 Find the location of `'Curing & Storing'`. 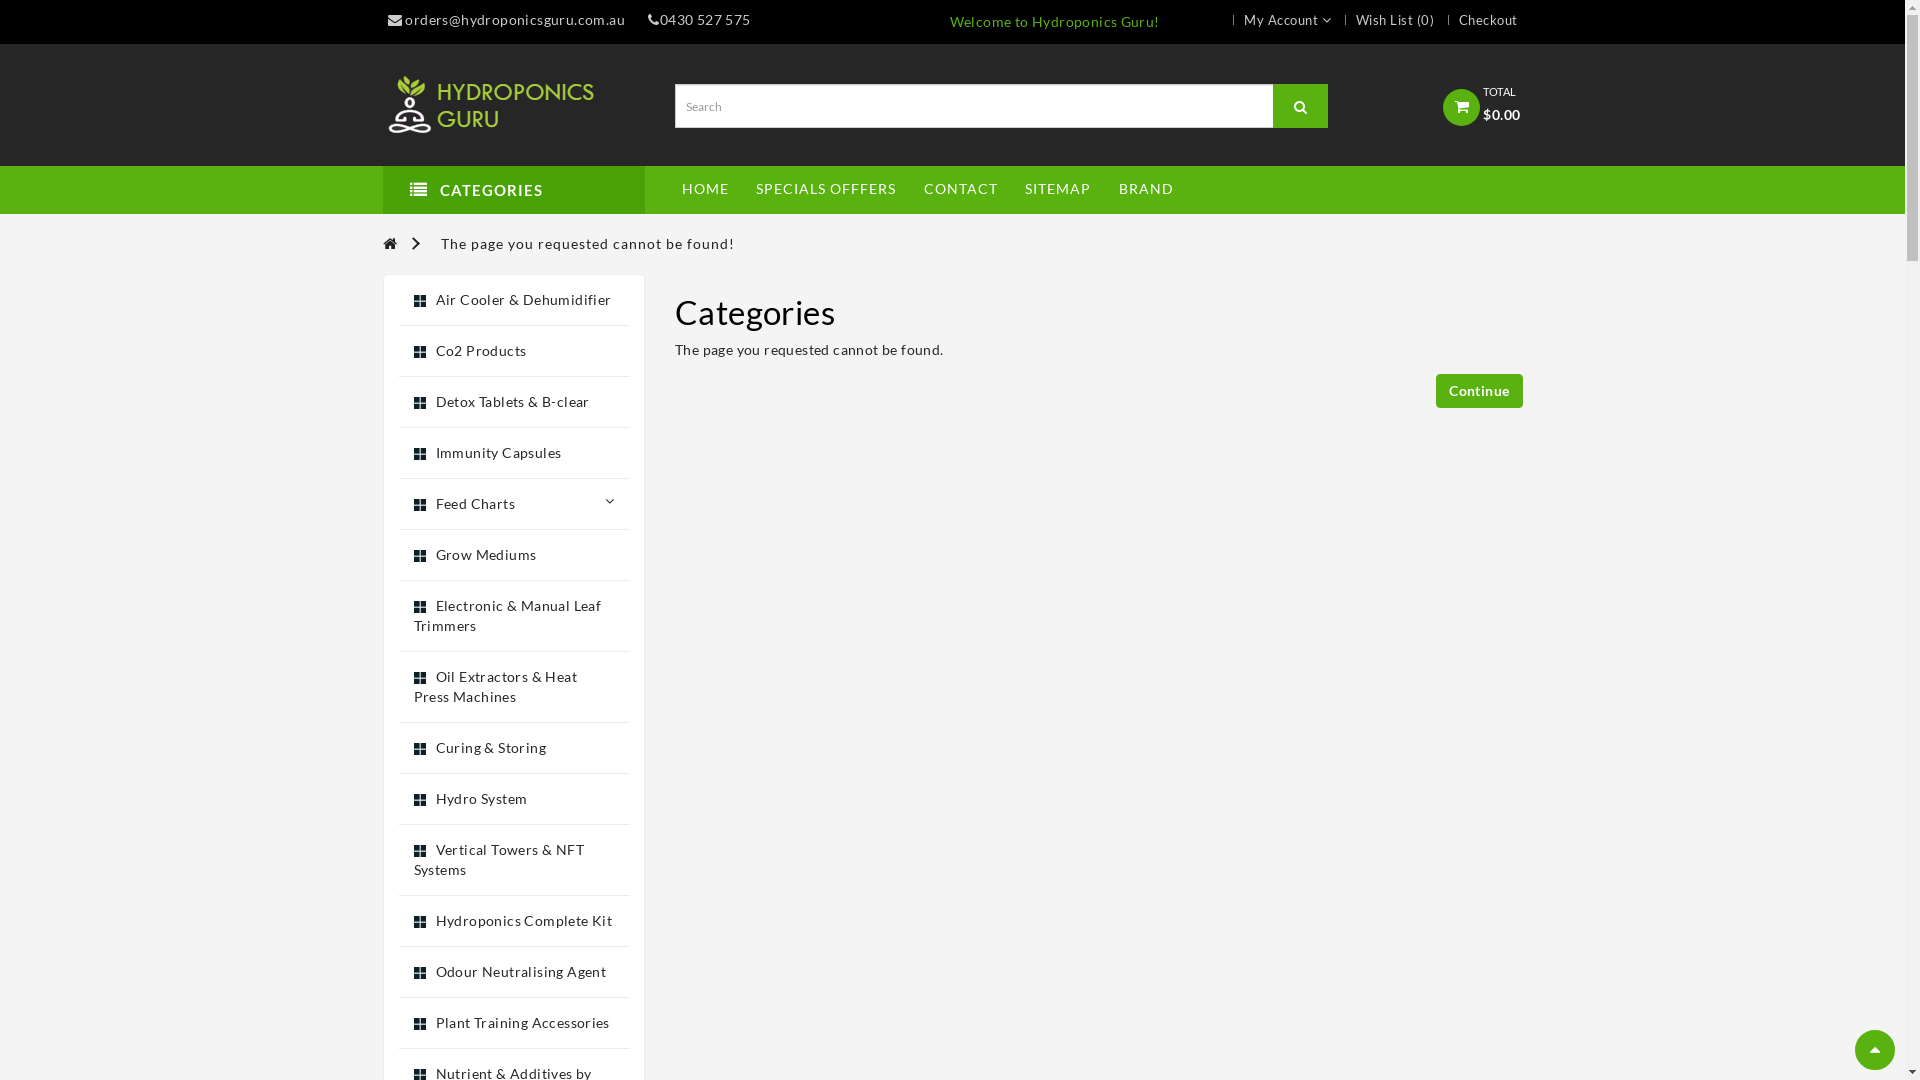

'Curing & Storing' is located at coordinates (513, 747).